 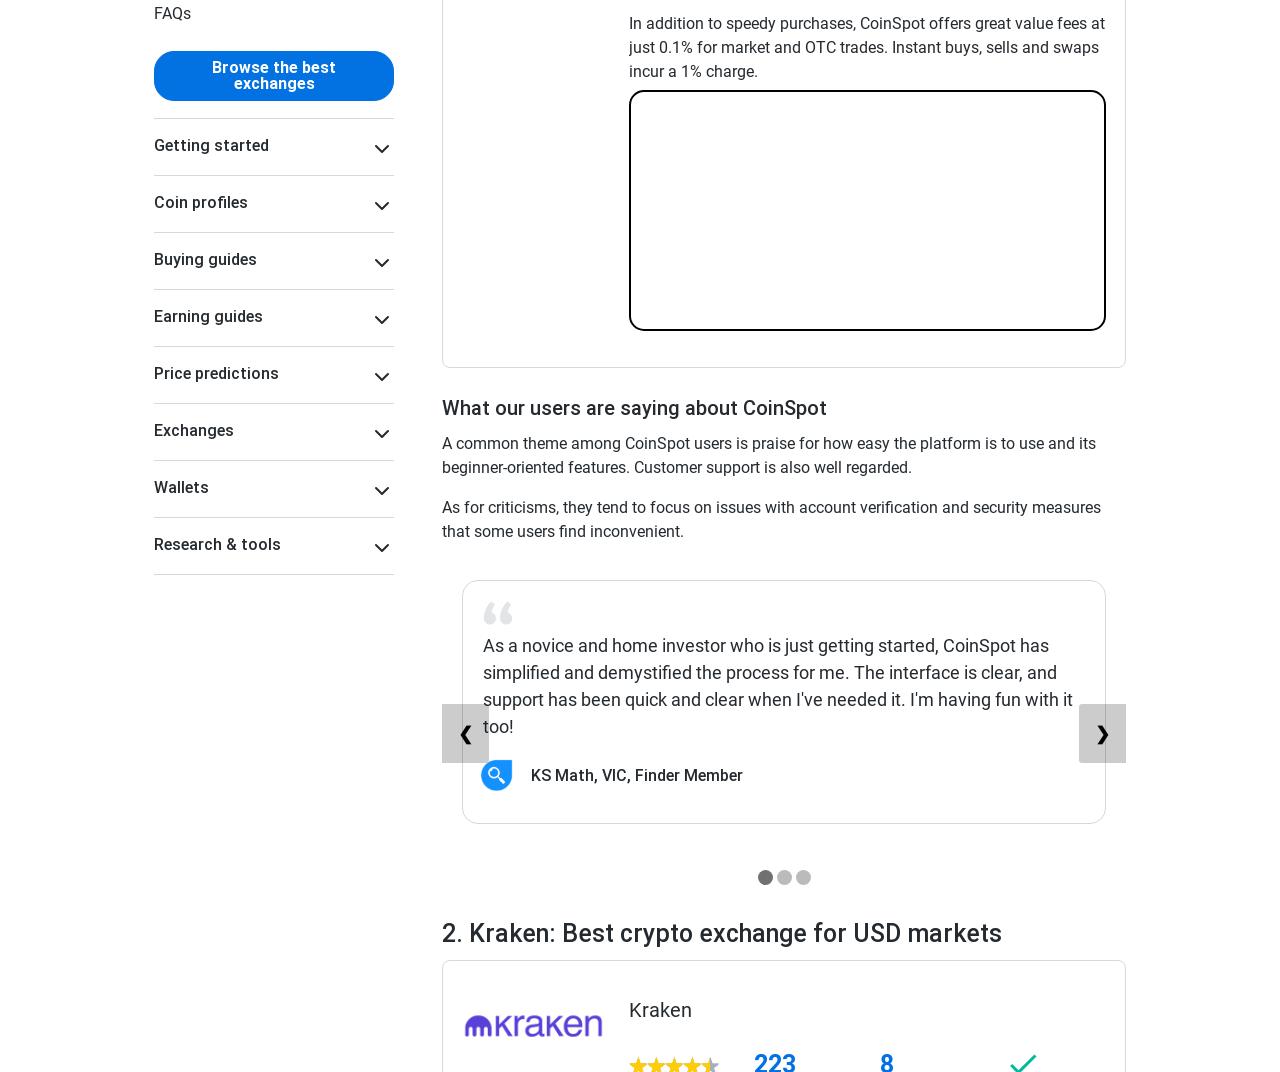 What do you see at coordinates (211, 74) in the screenshot?
I see `'Browse the best exchanges'` at bounding box center [211, 74].